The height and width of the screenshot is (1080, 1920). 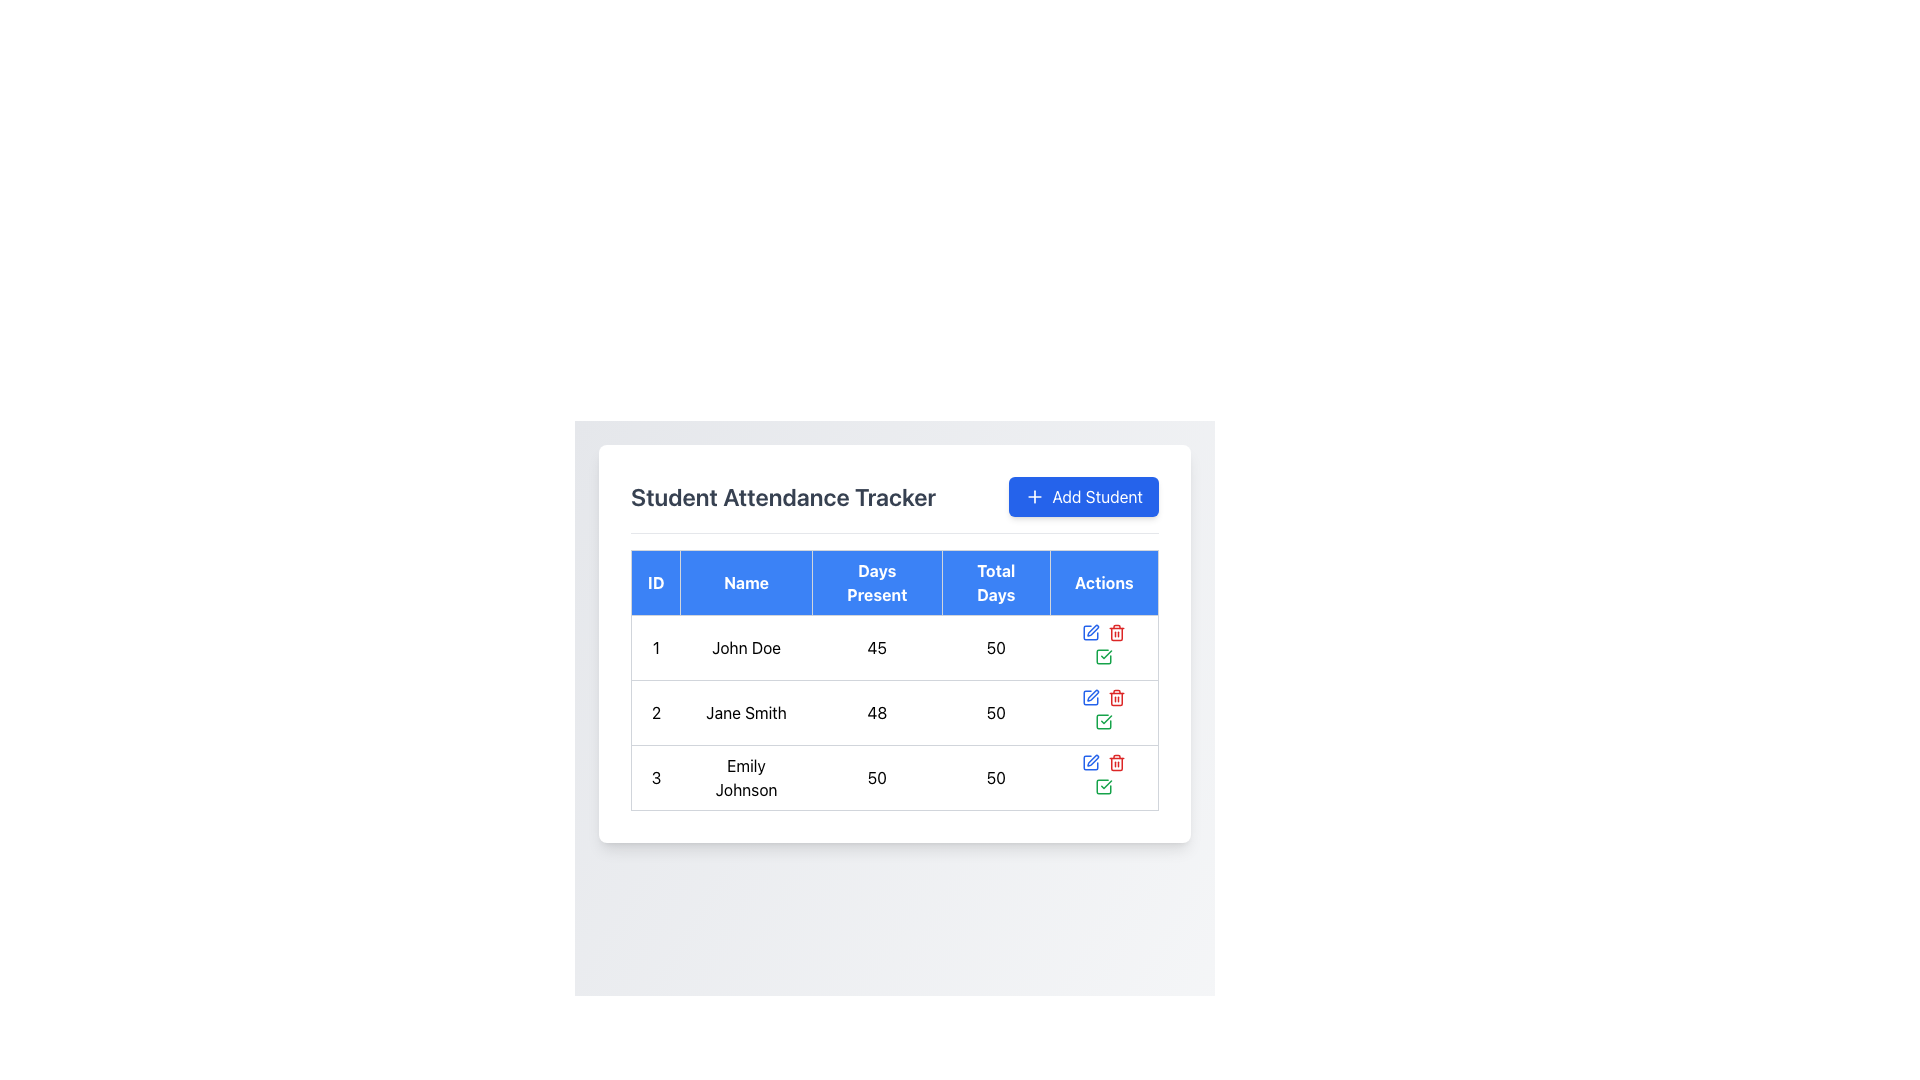 What do you see at coordinates (745, 582) in the screenshot?
I see `the Table Header Cell labeled 'Name' which is the second cell in the header row of the table, featuring white text on a blue background` at bounding box center [745, 582].